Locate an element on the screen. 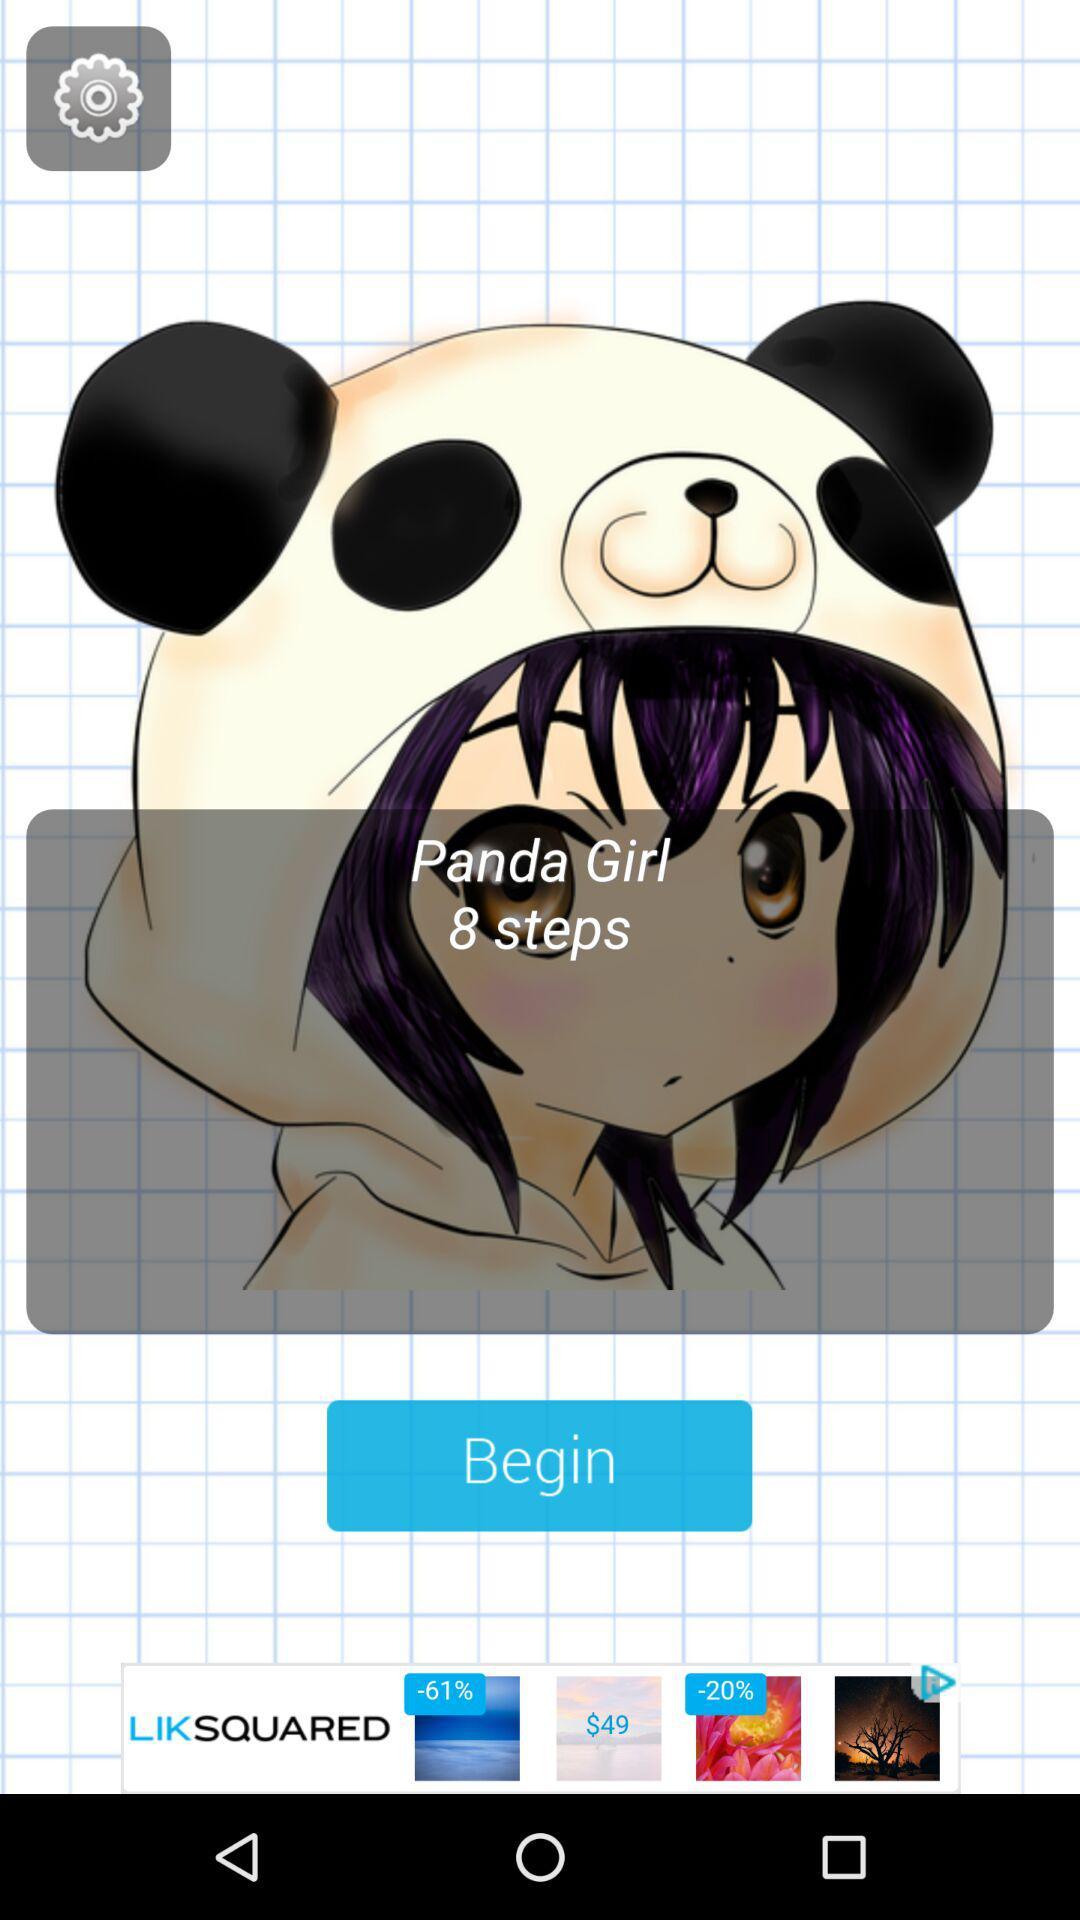 Image resolution: width=1080 pixels, height=1920 pixels. setting the mobile is located at coordinates (98, 97).